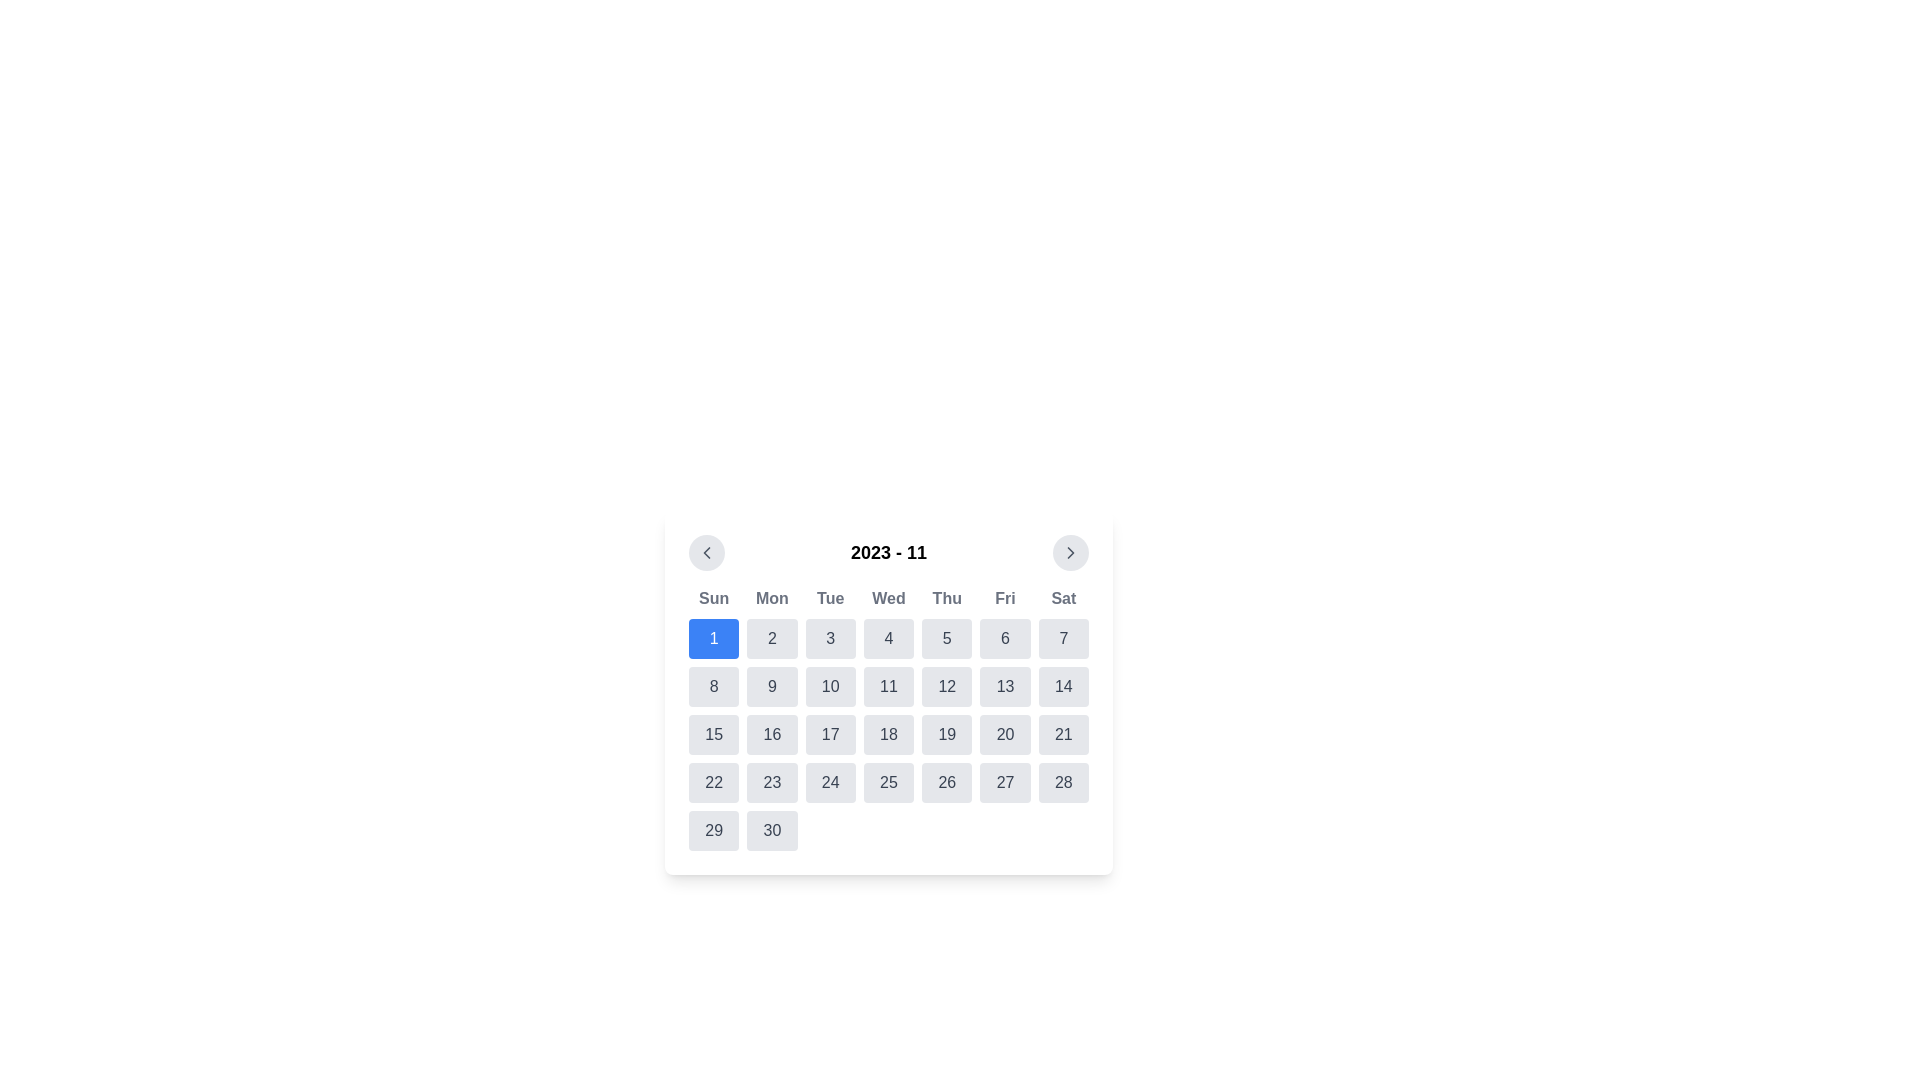  Describe the element at coordinates (1005, 597) in the screenshot. I see `the static text label representing 'Friday' in the calendar interface, located between 'Thu' and 'Sat'` at that location.